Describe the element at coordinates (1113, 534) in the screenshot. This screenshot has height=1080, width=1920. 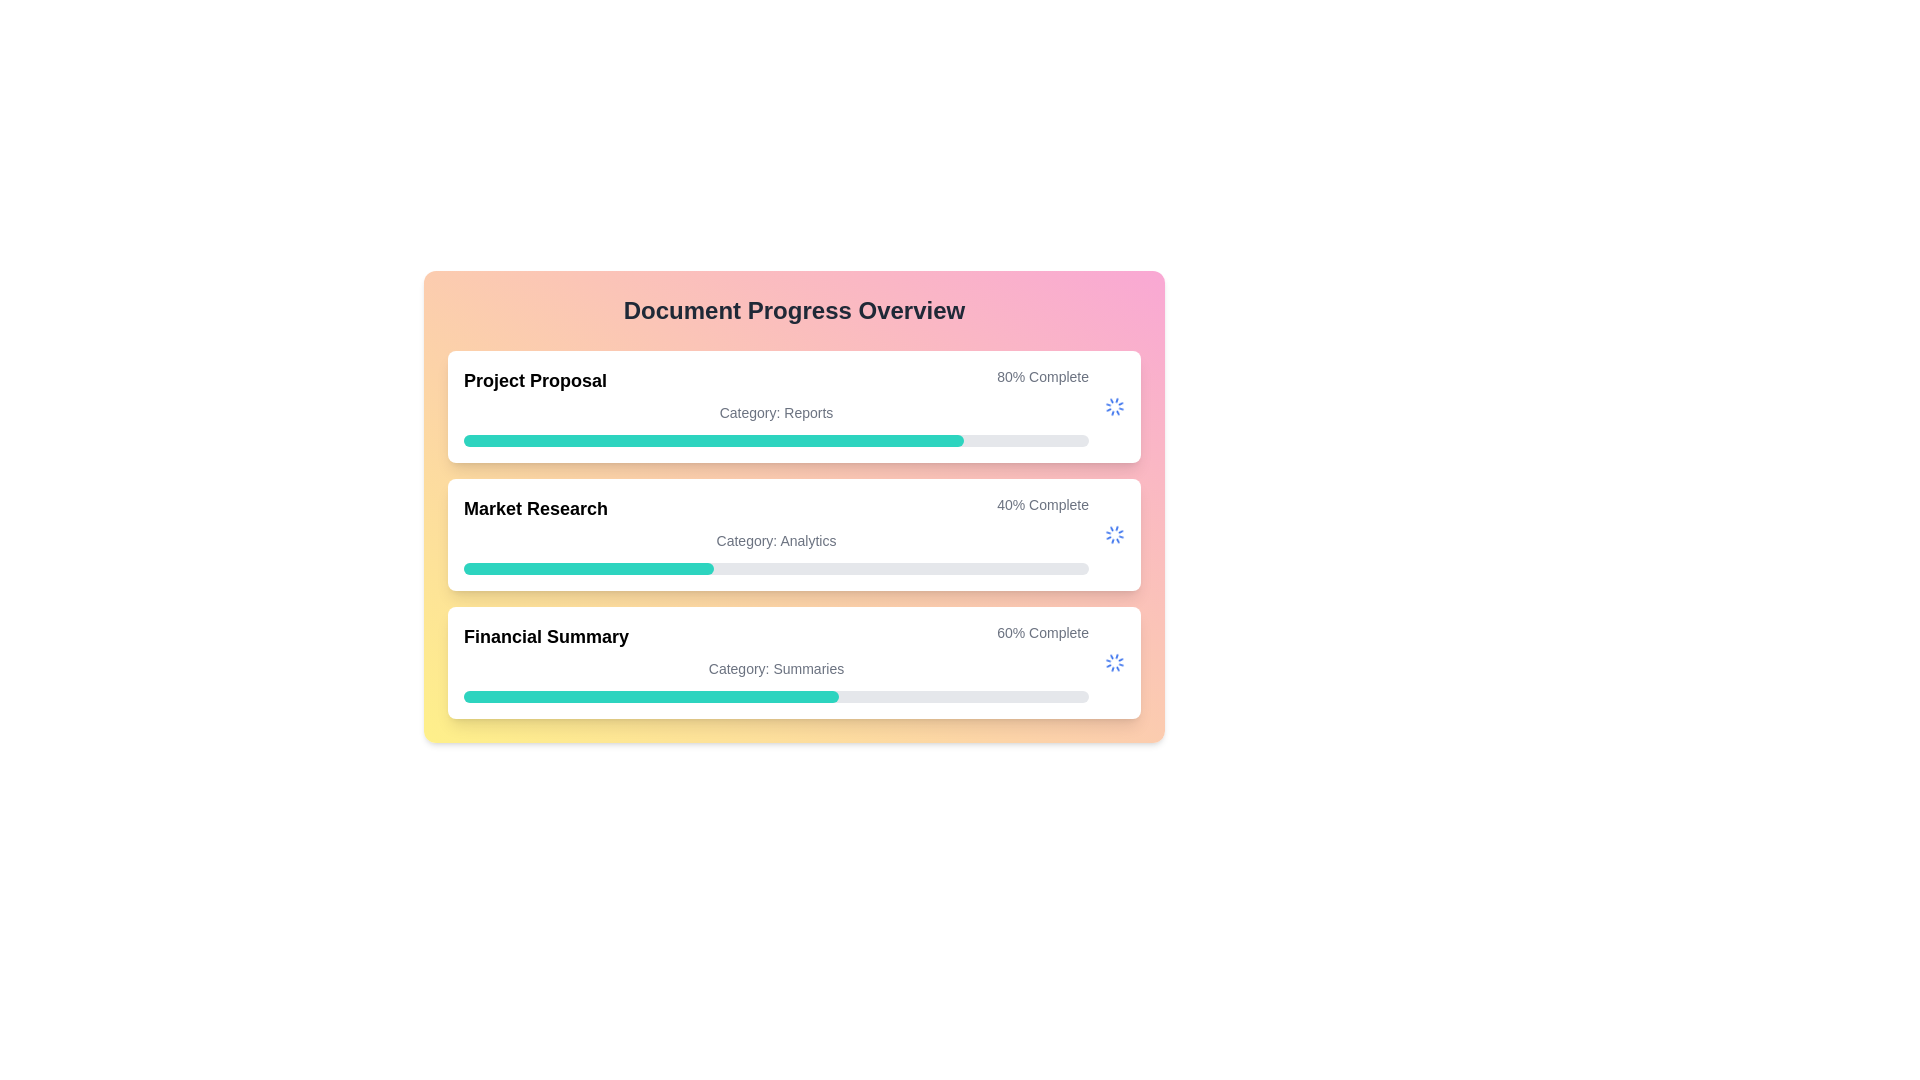
I see `the Loader icon located at the far-right side of the 'Market Research' card, next to the 40% progress bar, which visually indicates a loading state` at that location.